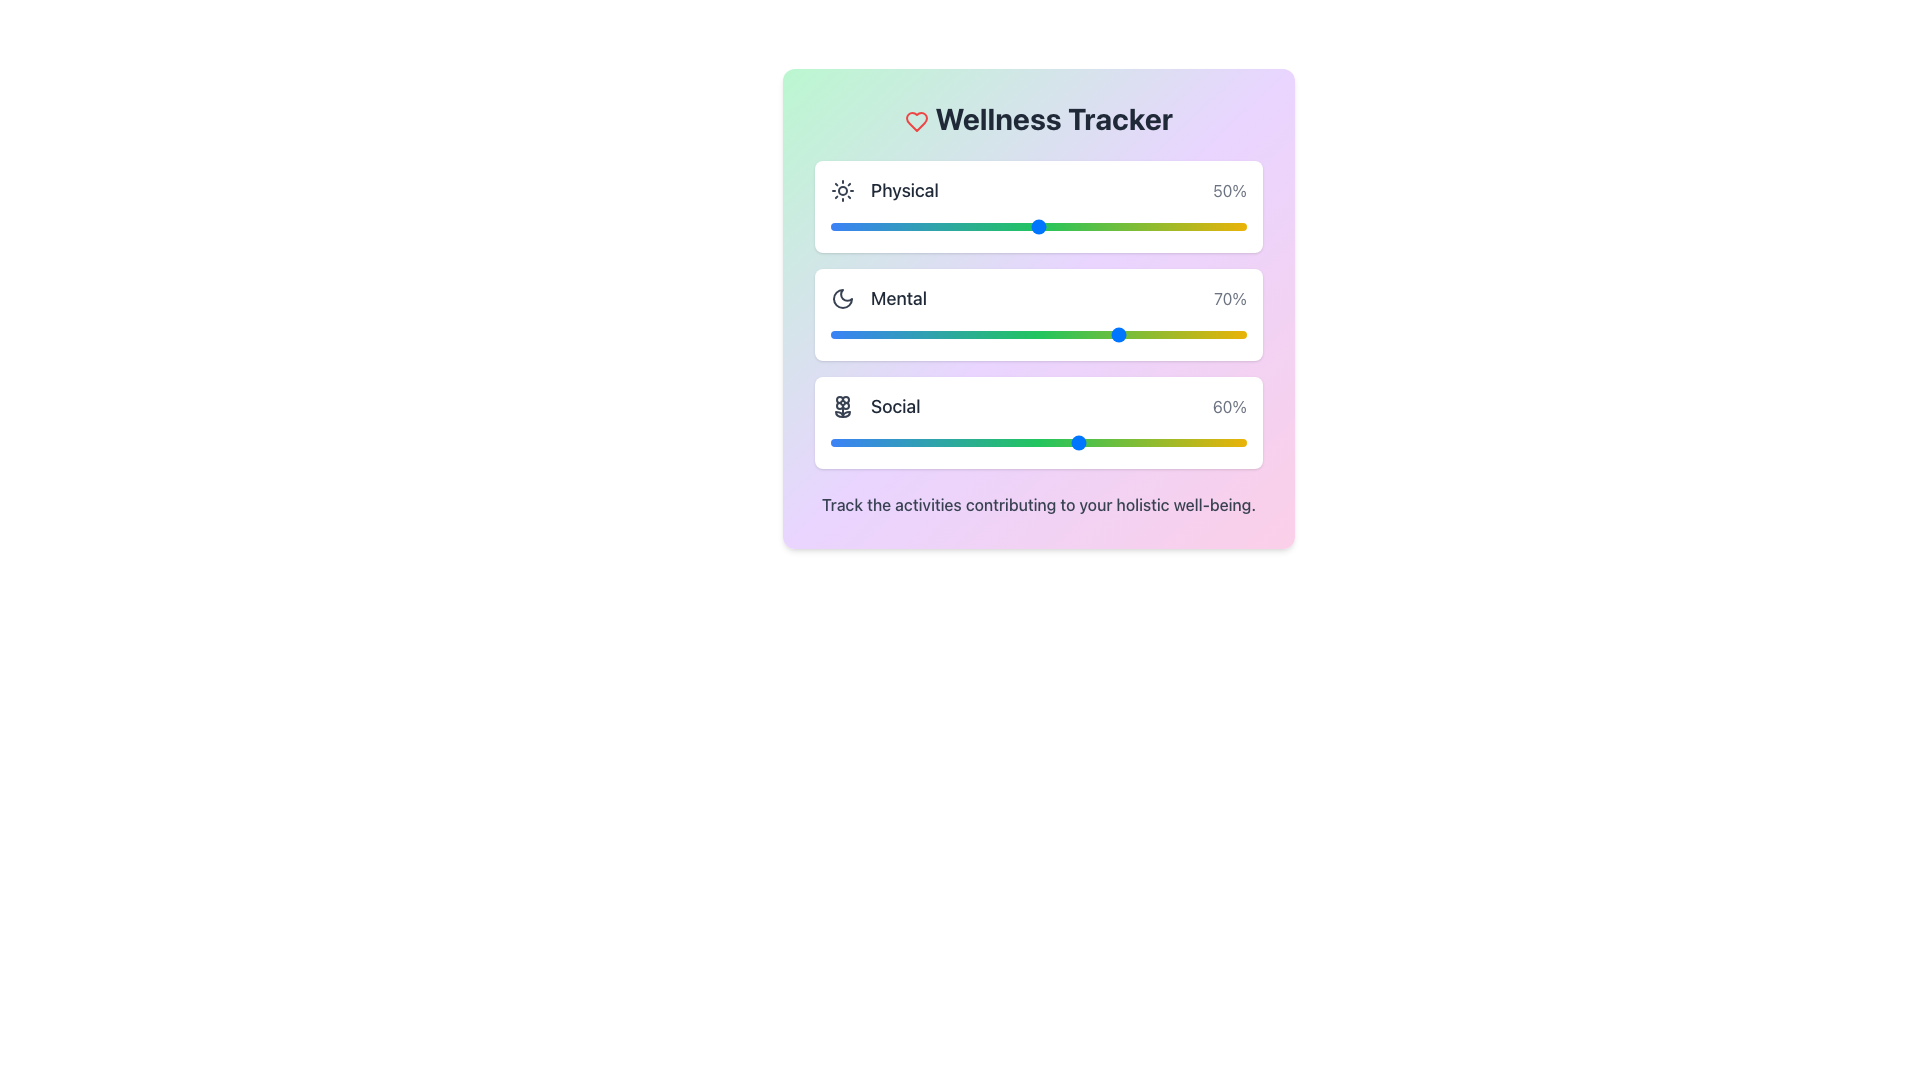 This screenshot has height=1080, width=1920. What do you see at coordinates (876, 334) in the screenshot?
I see `the mental health value` at bounding box center [876, 334].